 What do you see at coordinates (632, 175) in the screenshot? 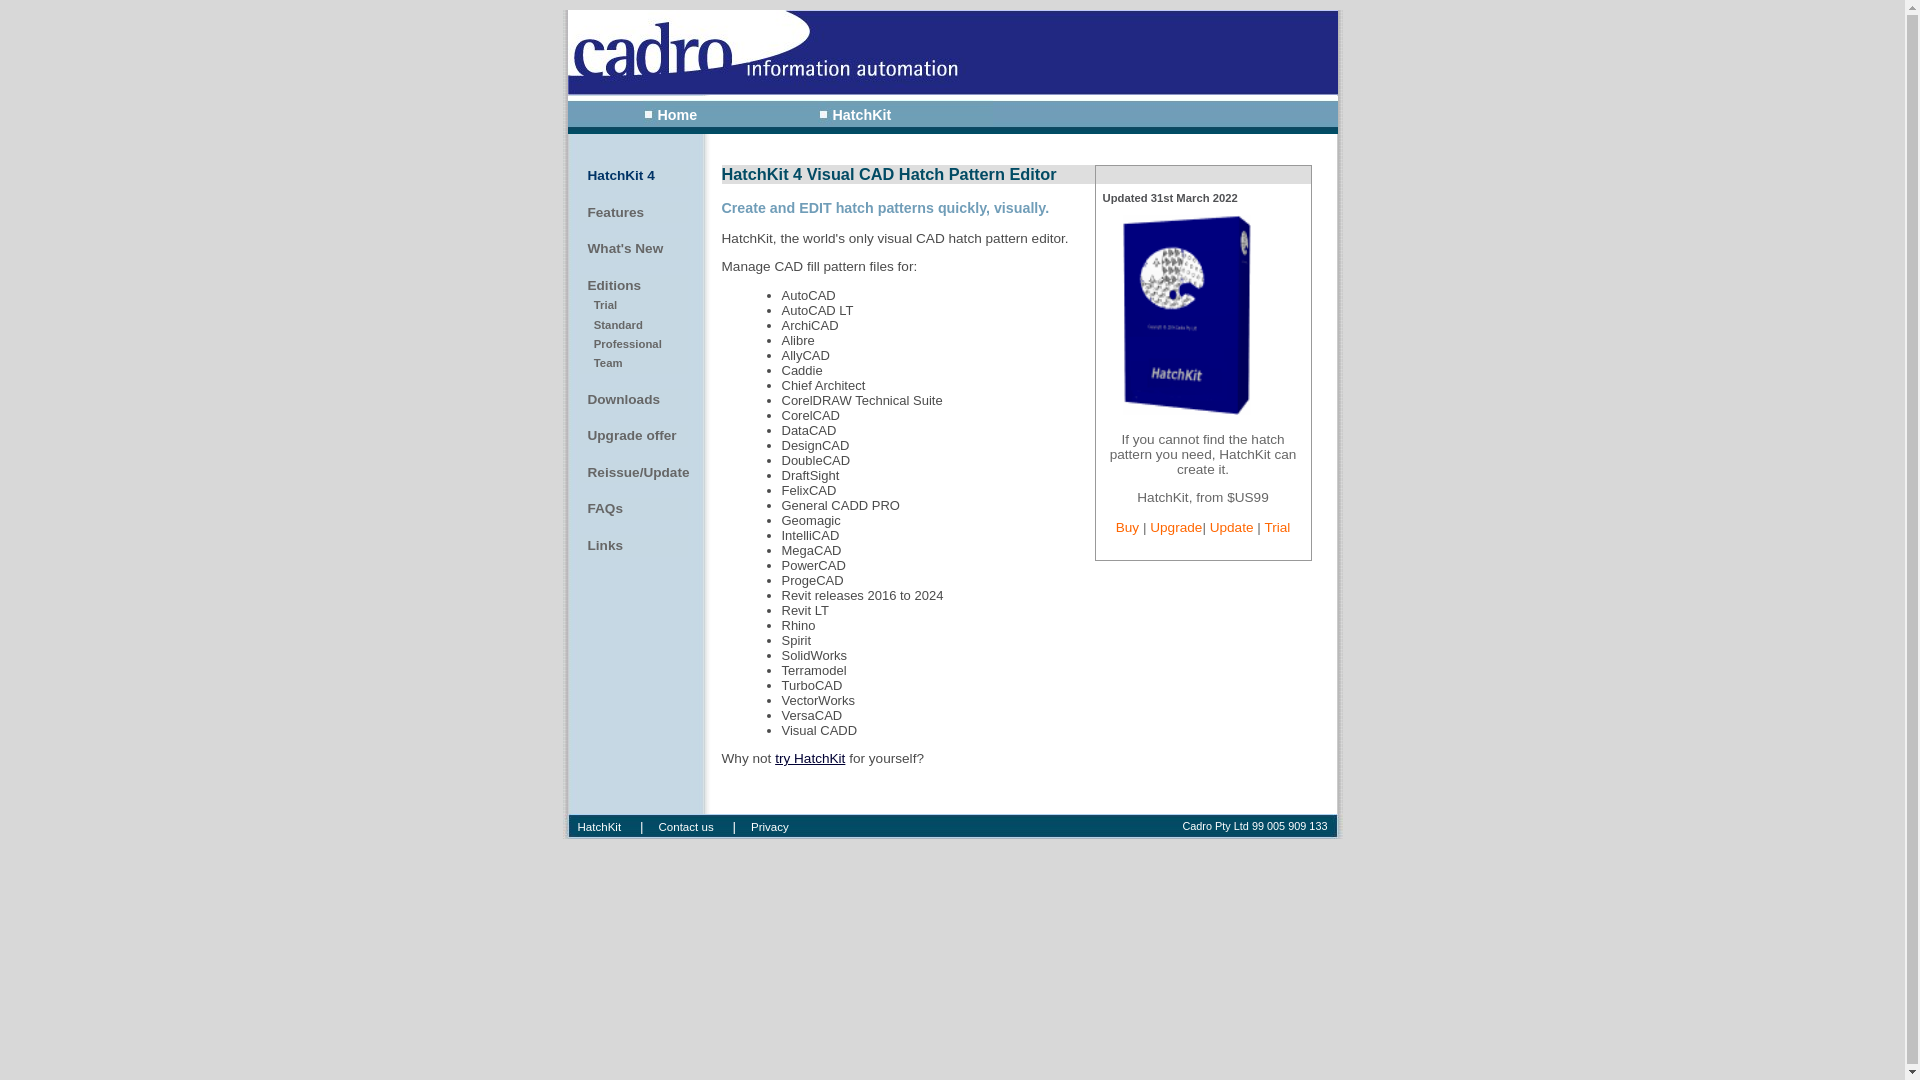
I see `'HatchKit 4'` at bounding box center [632, 175].